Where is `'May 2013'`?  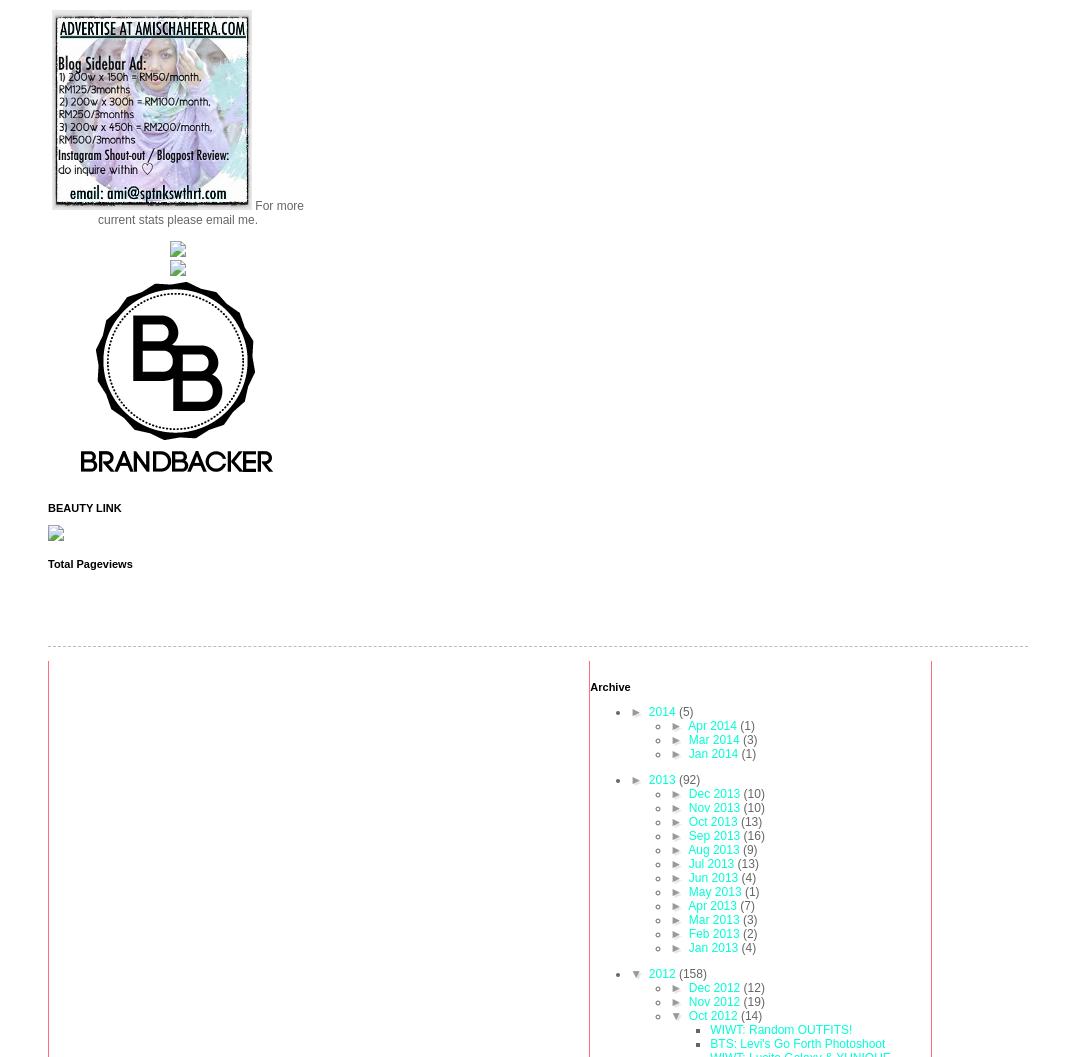 'May 2013' is located at coordinates (715, 890).